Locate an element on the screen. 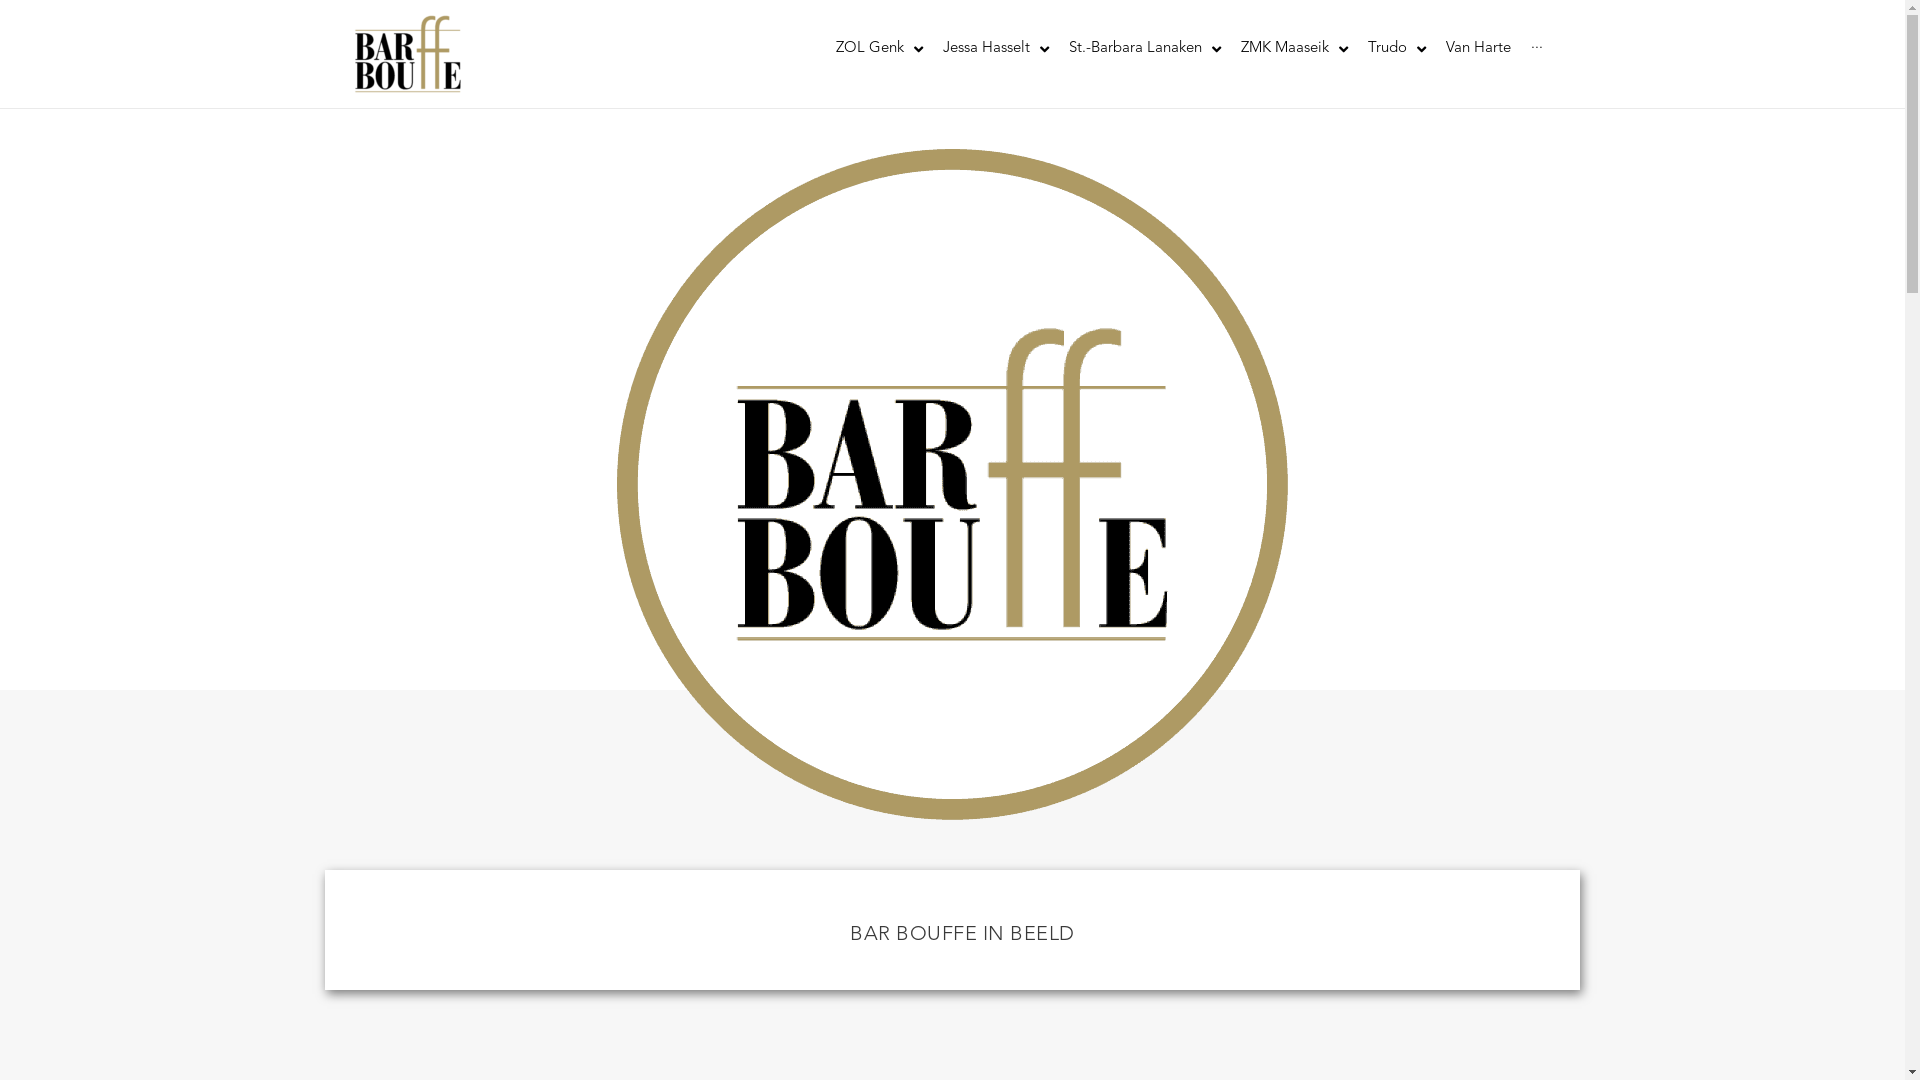 Image resolution: width=1920 pixels, height=1080 pixels. 'Trudo' is located at coordinates (1358, 48).